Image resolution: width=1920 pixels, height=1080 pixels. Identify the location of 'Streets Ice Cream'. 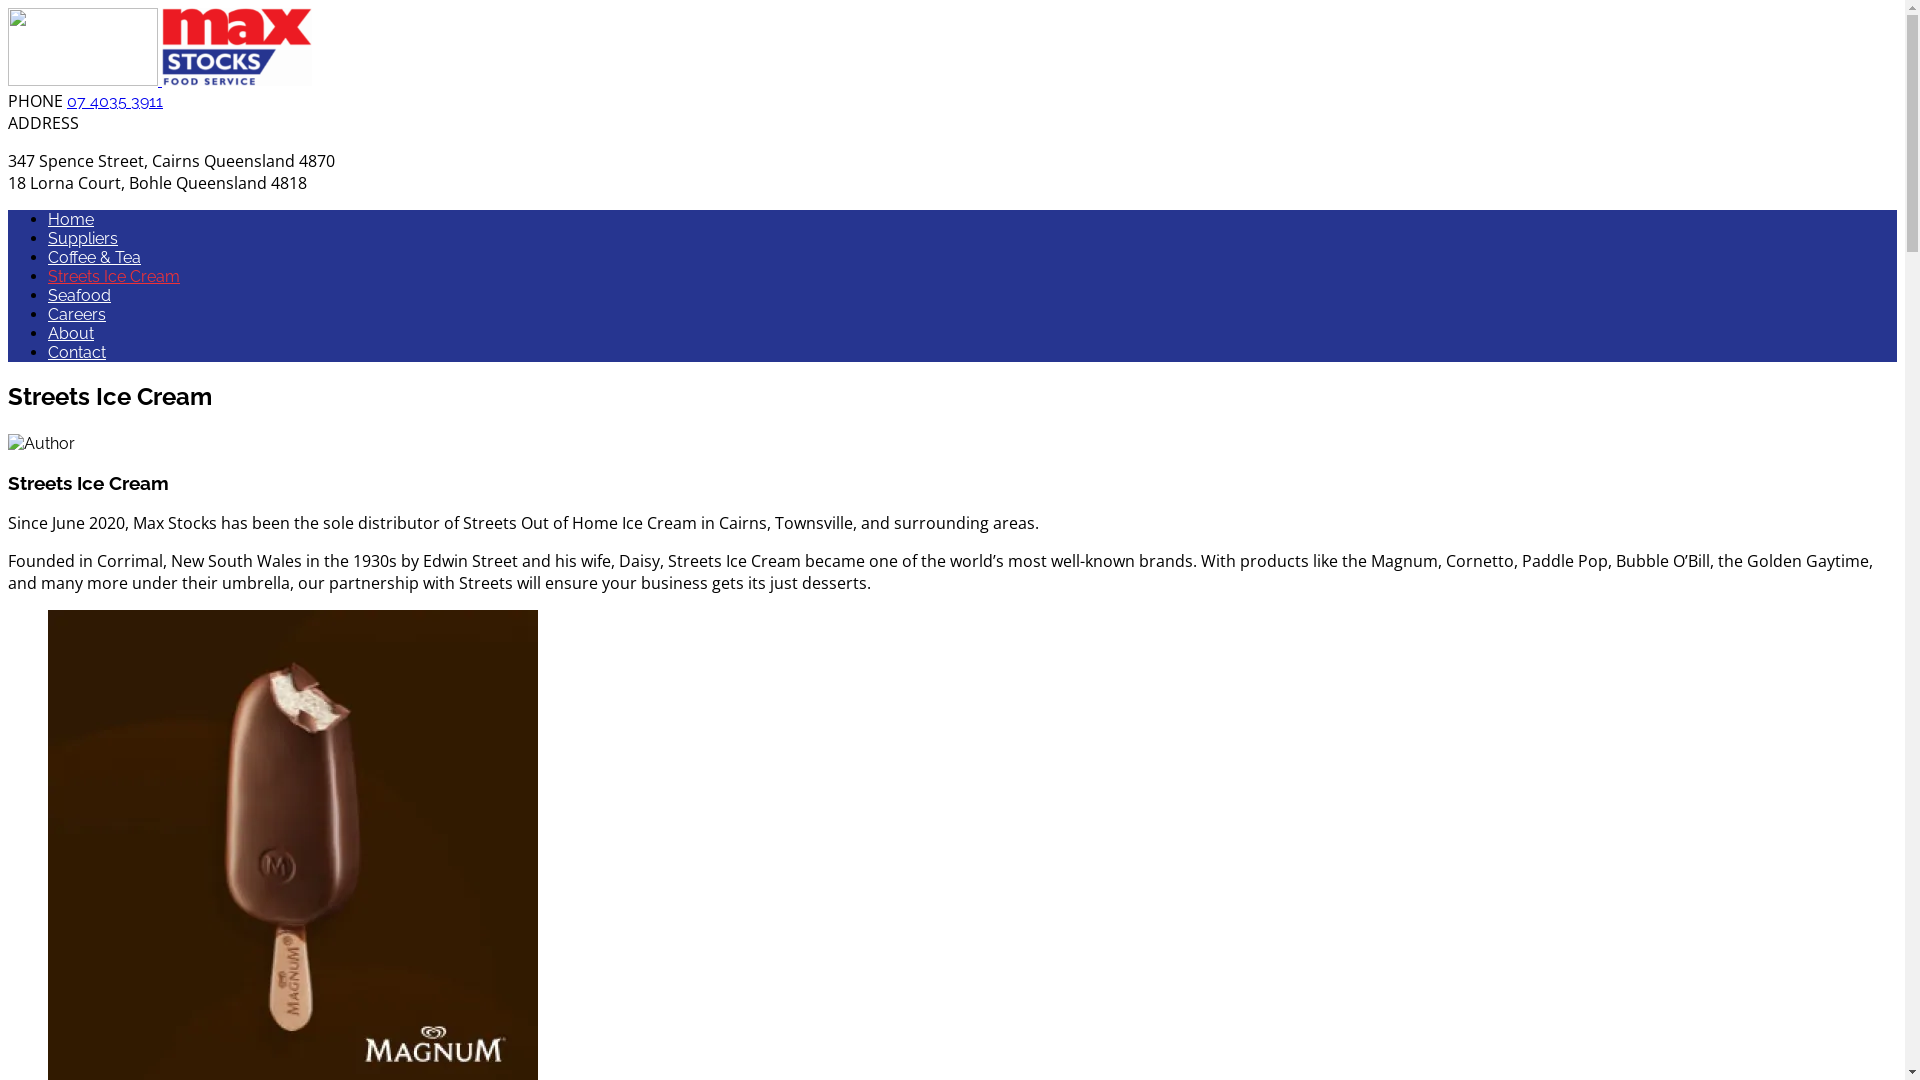
(48, 276).